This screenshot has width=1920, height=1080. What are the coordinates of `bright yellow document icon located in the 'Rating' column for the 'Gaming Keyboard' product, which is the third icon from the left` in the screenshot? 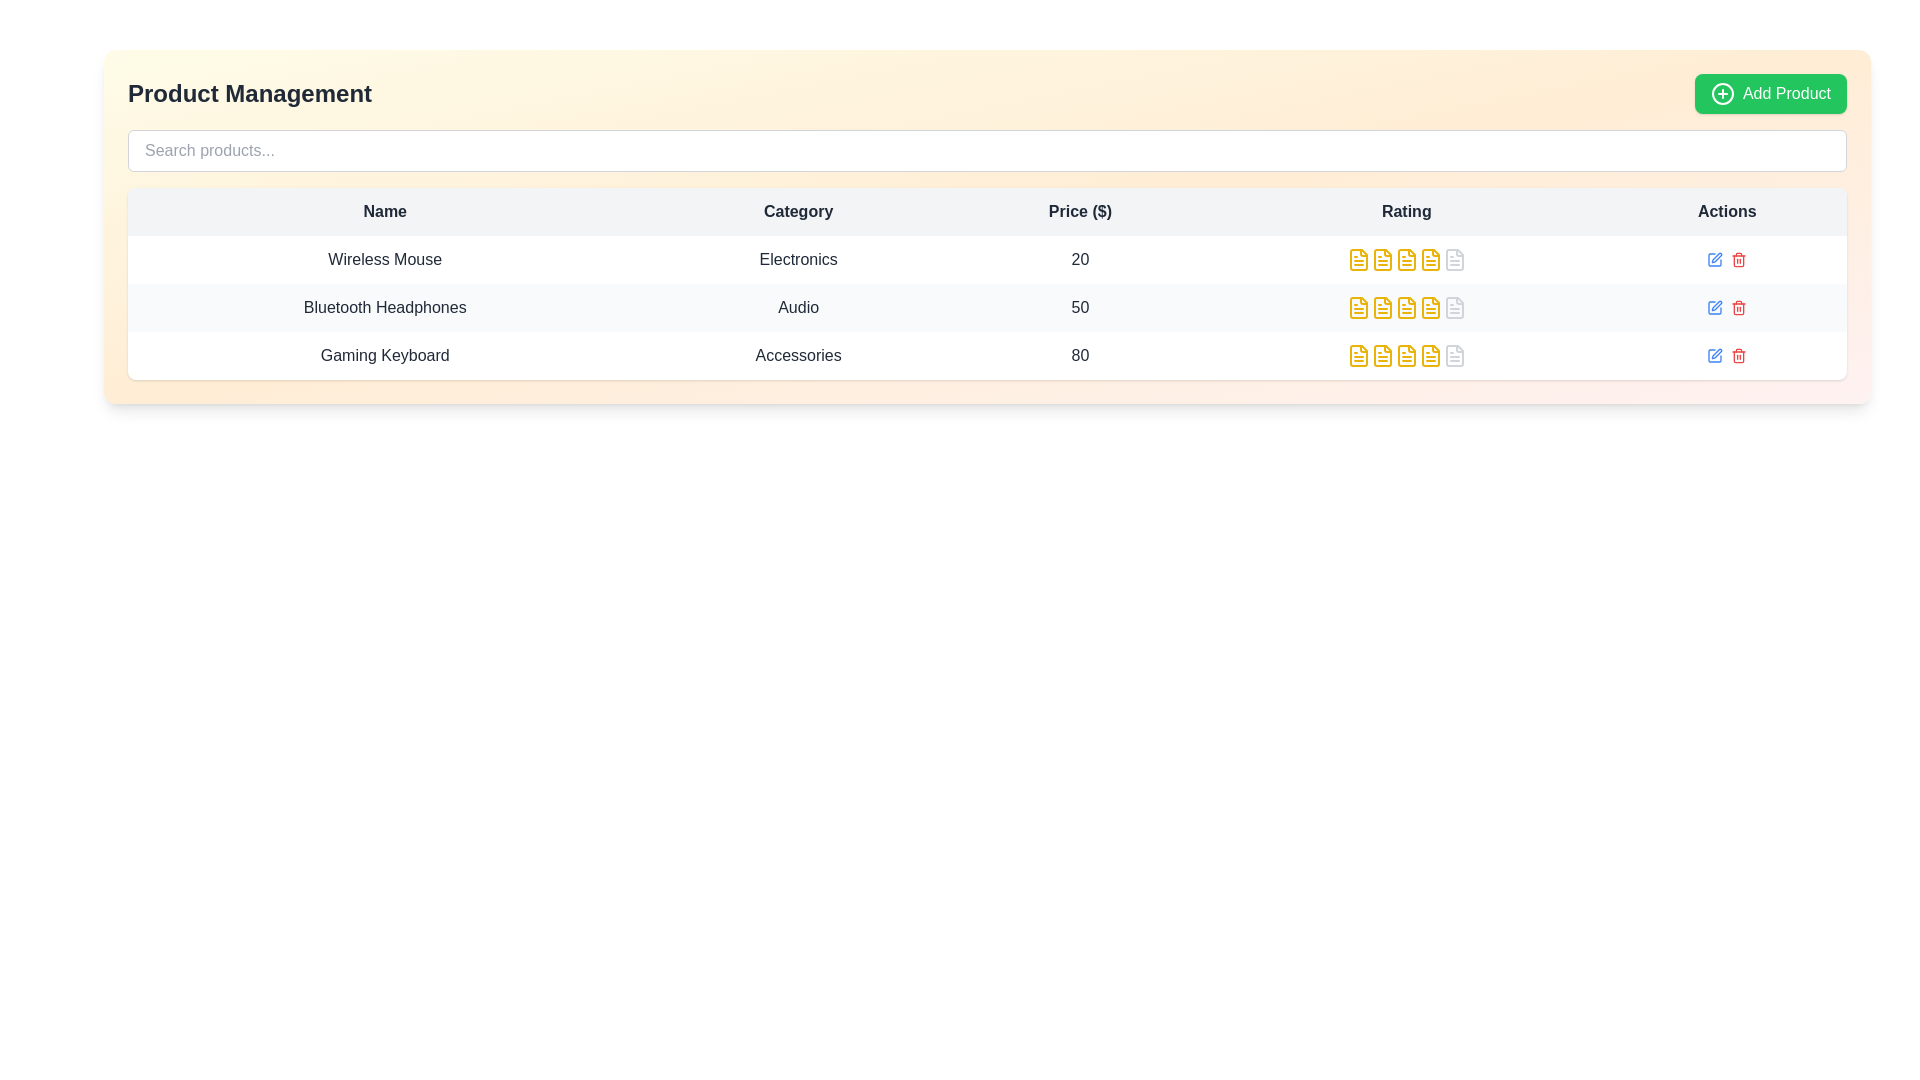 It's located at (1358, 354).